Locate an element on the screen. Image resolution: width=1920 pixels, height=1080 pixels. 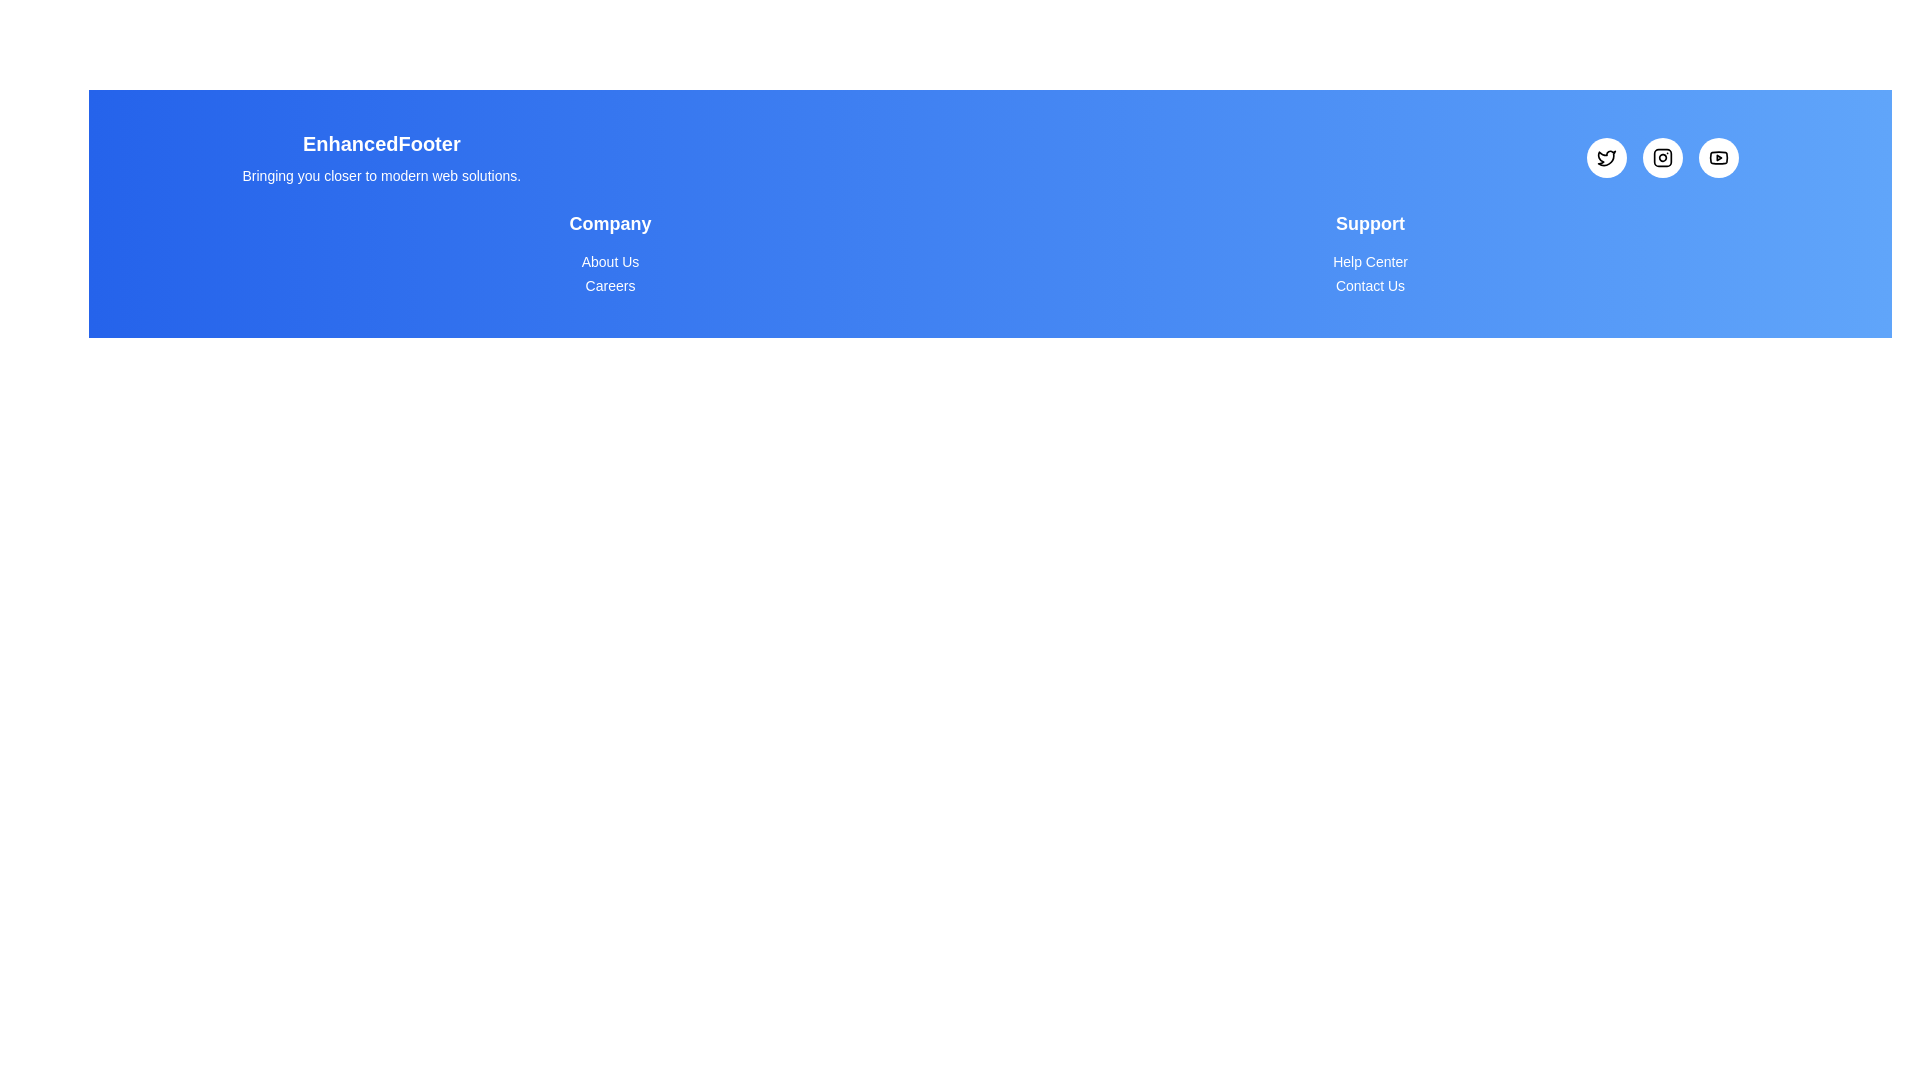
the 'About Us' hyperlink in the footer section to visualize the hover effect that underlines the text is located at coordinates (609, 261).